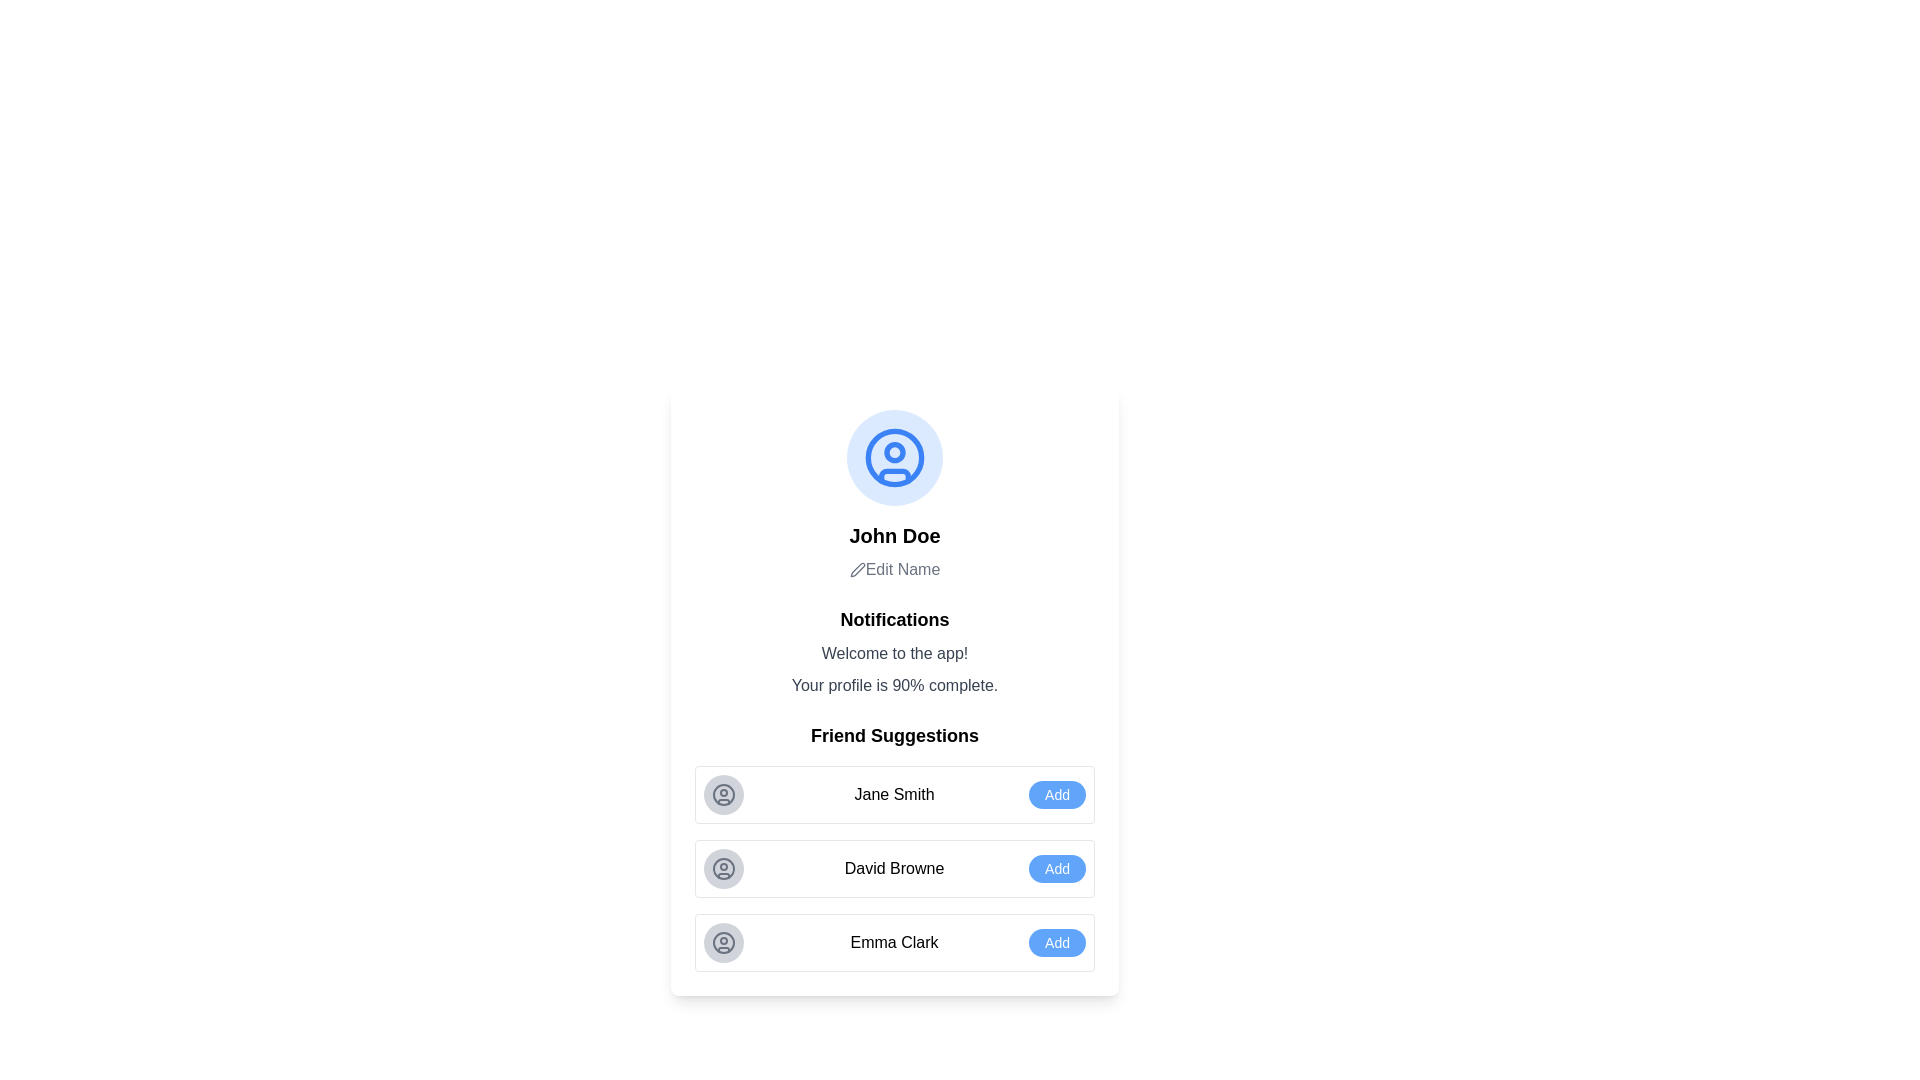 The width and height of the screenshot is (1920, 1080). What do you see at coordinates (893, 458) in the screenshot?
I see `the circular icon with a light blue background and user avatar symbol, positioned at the top center above the text 'John Doe'` at bounding box center [893, 458].